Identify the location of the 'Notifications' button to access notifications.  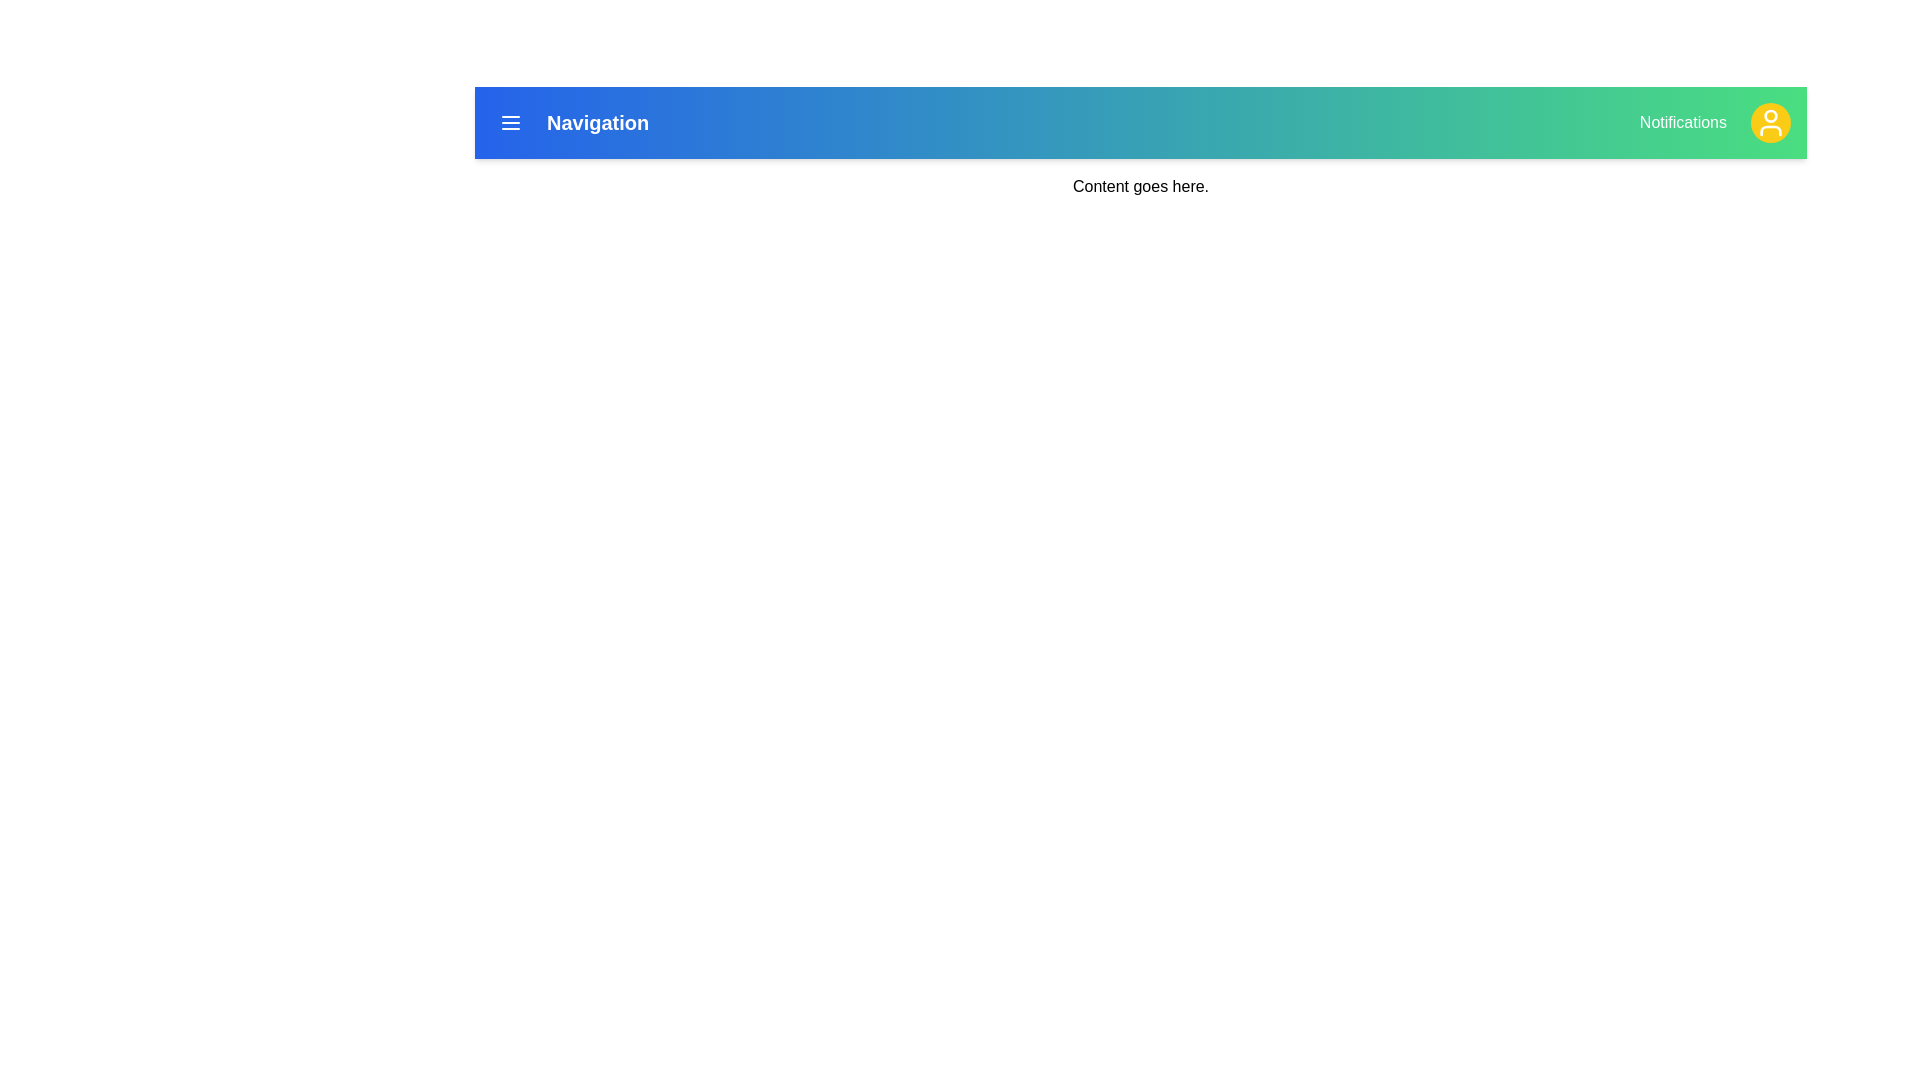
(1682, 123).